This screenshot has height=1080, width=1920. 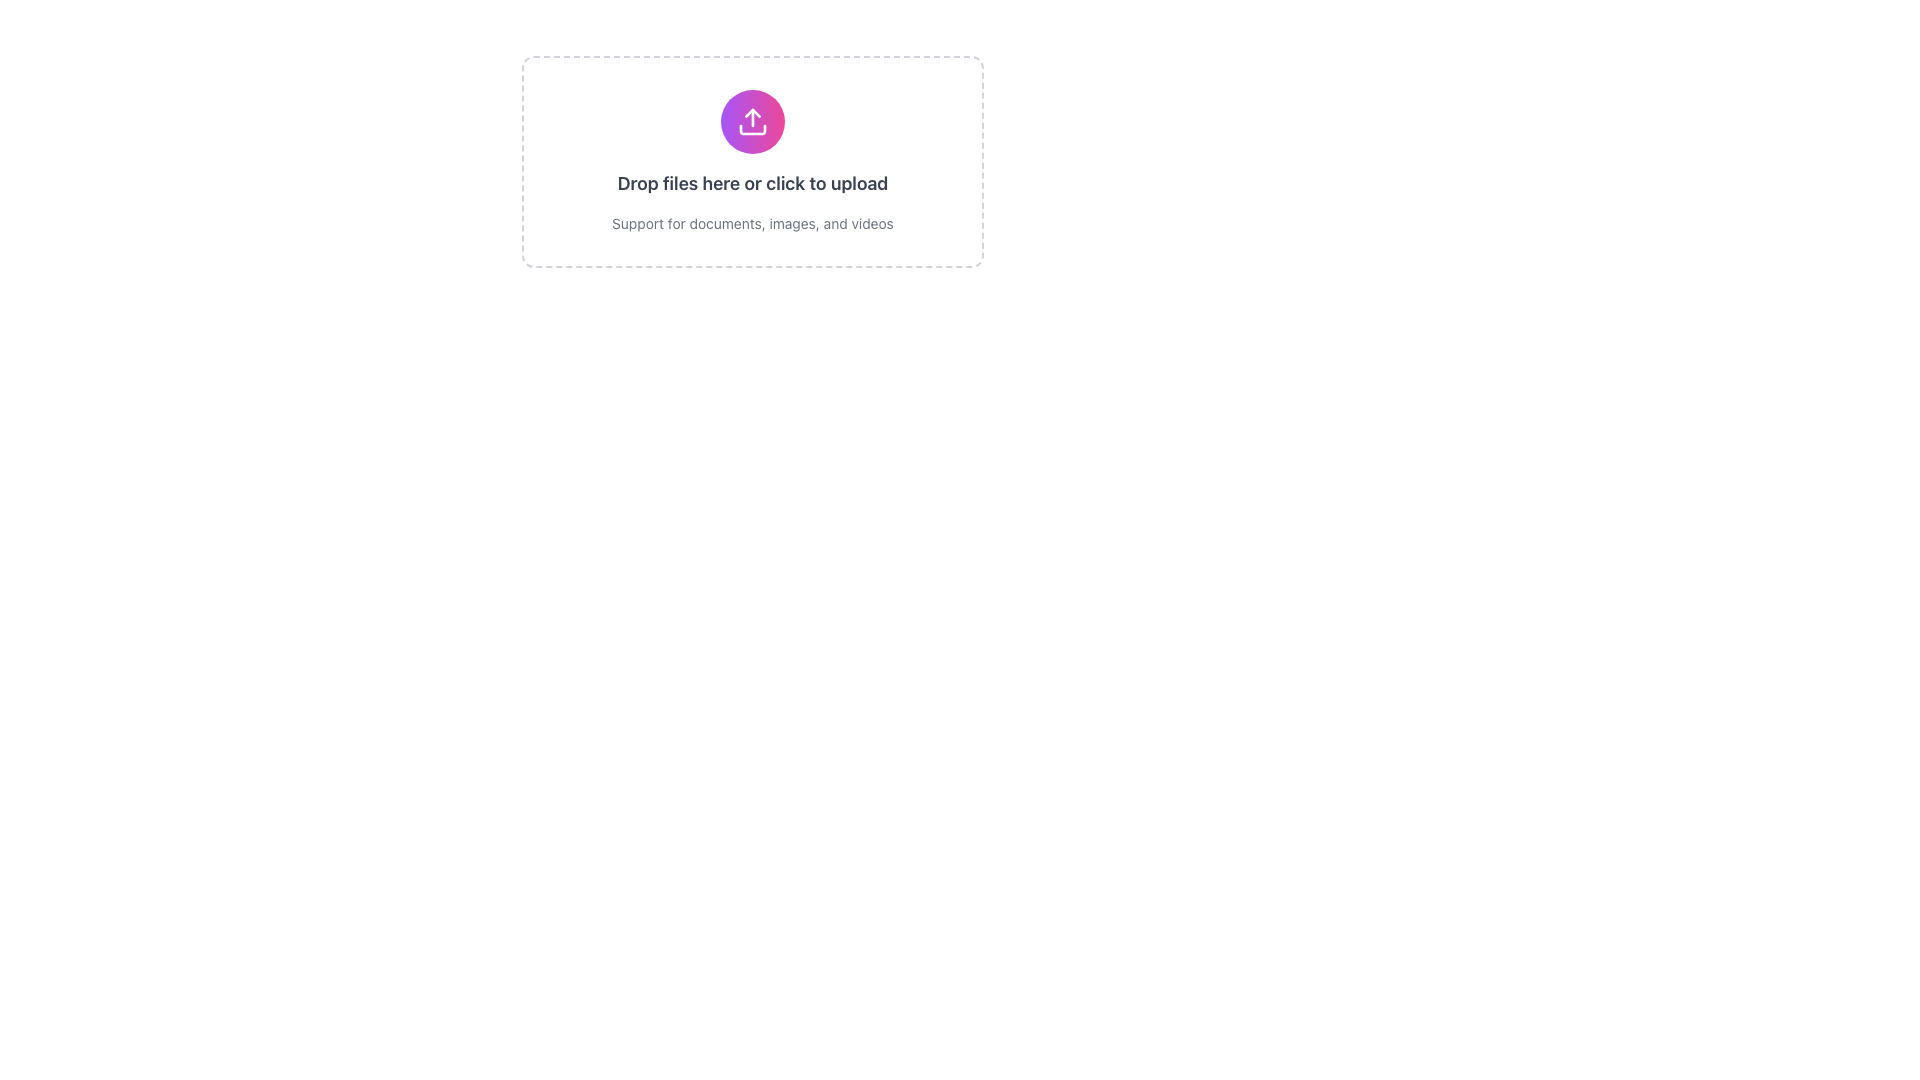 What do you see at coordinates (752, 161) in the screenshot?
I see `the invisible file input field that spans the entire area of the upload prompt` at bounding box center [752, 161].